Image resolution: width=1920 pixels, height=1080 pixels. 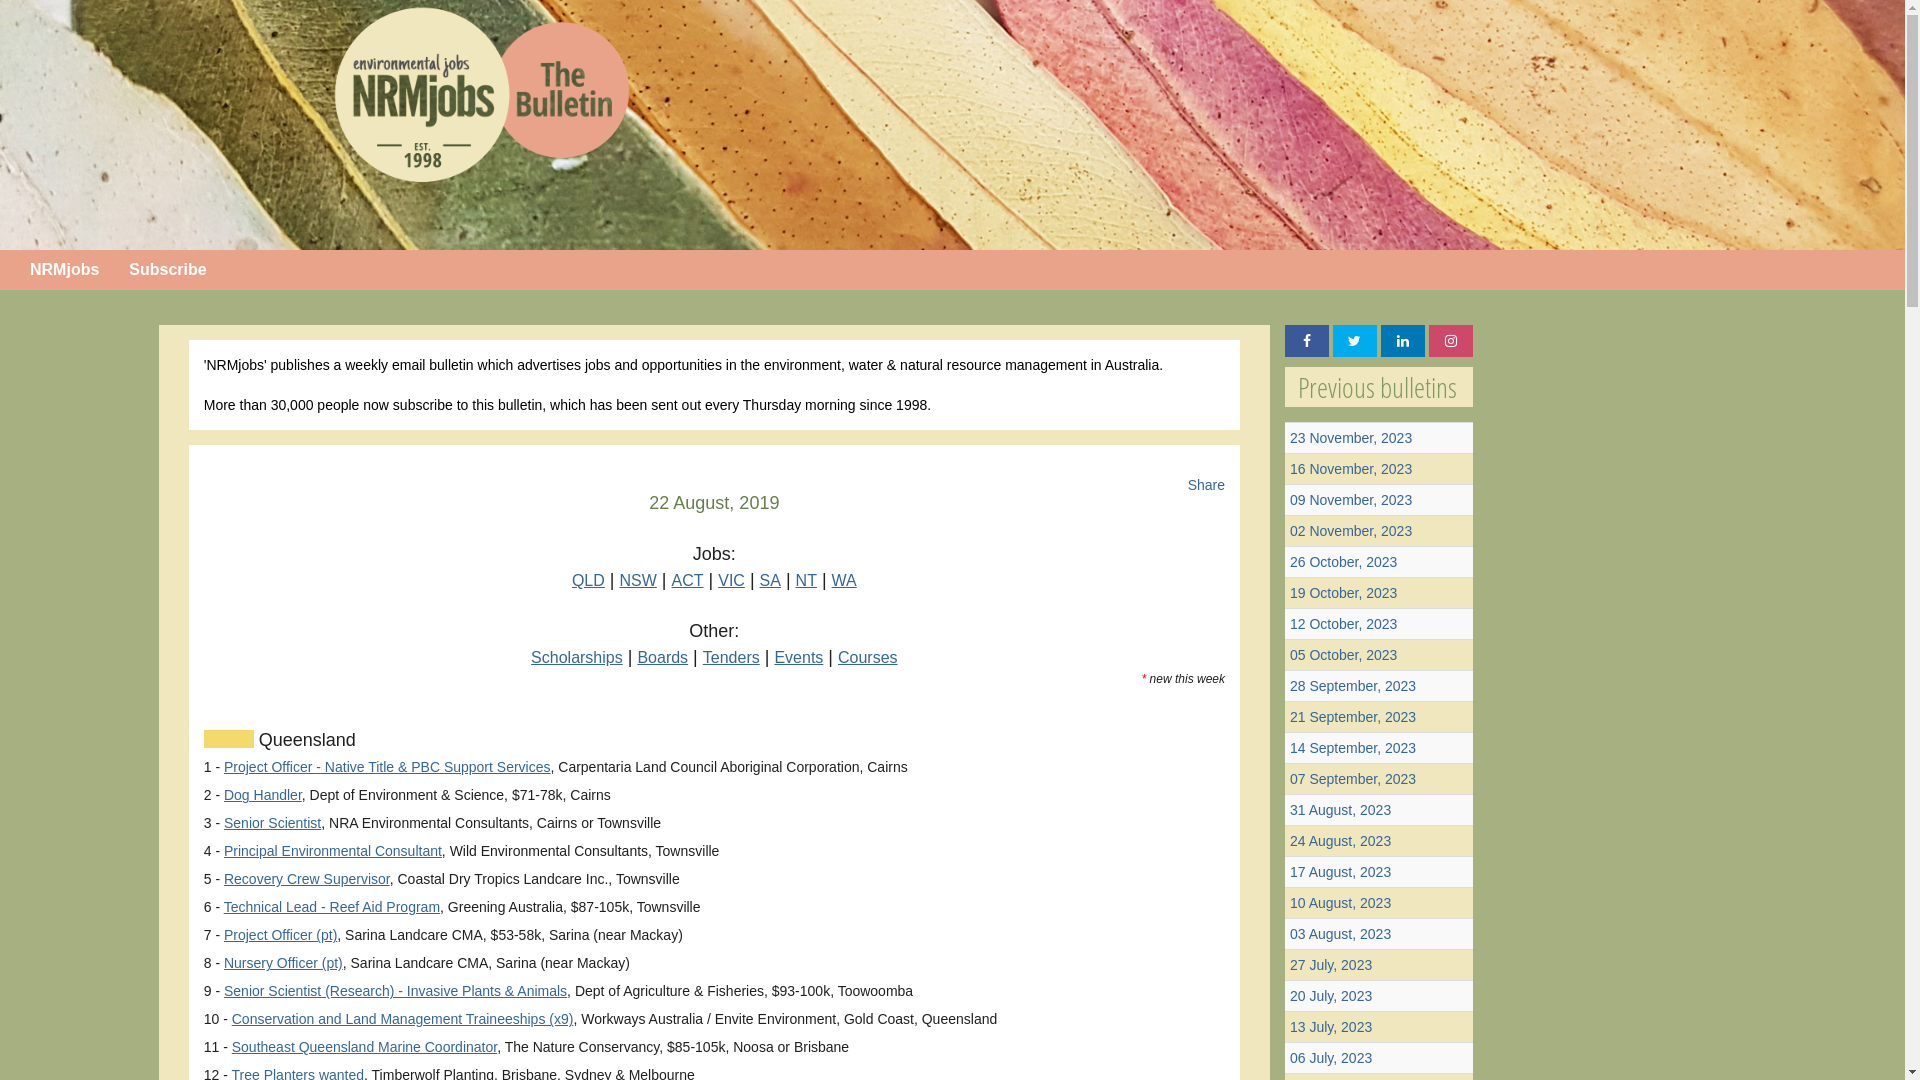 I want to click on '12 October, 2023', so click(x=1343, y=623).